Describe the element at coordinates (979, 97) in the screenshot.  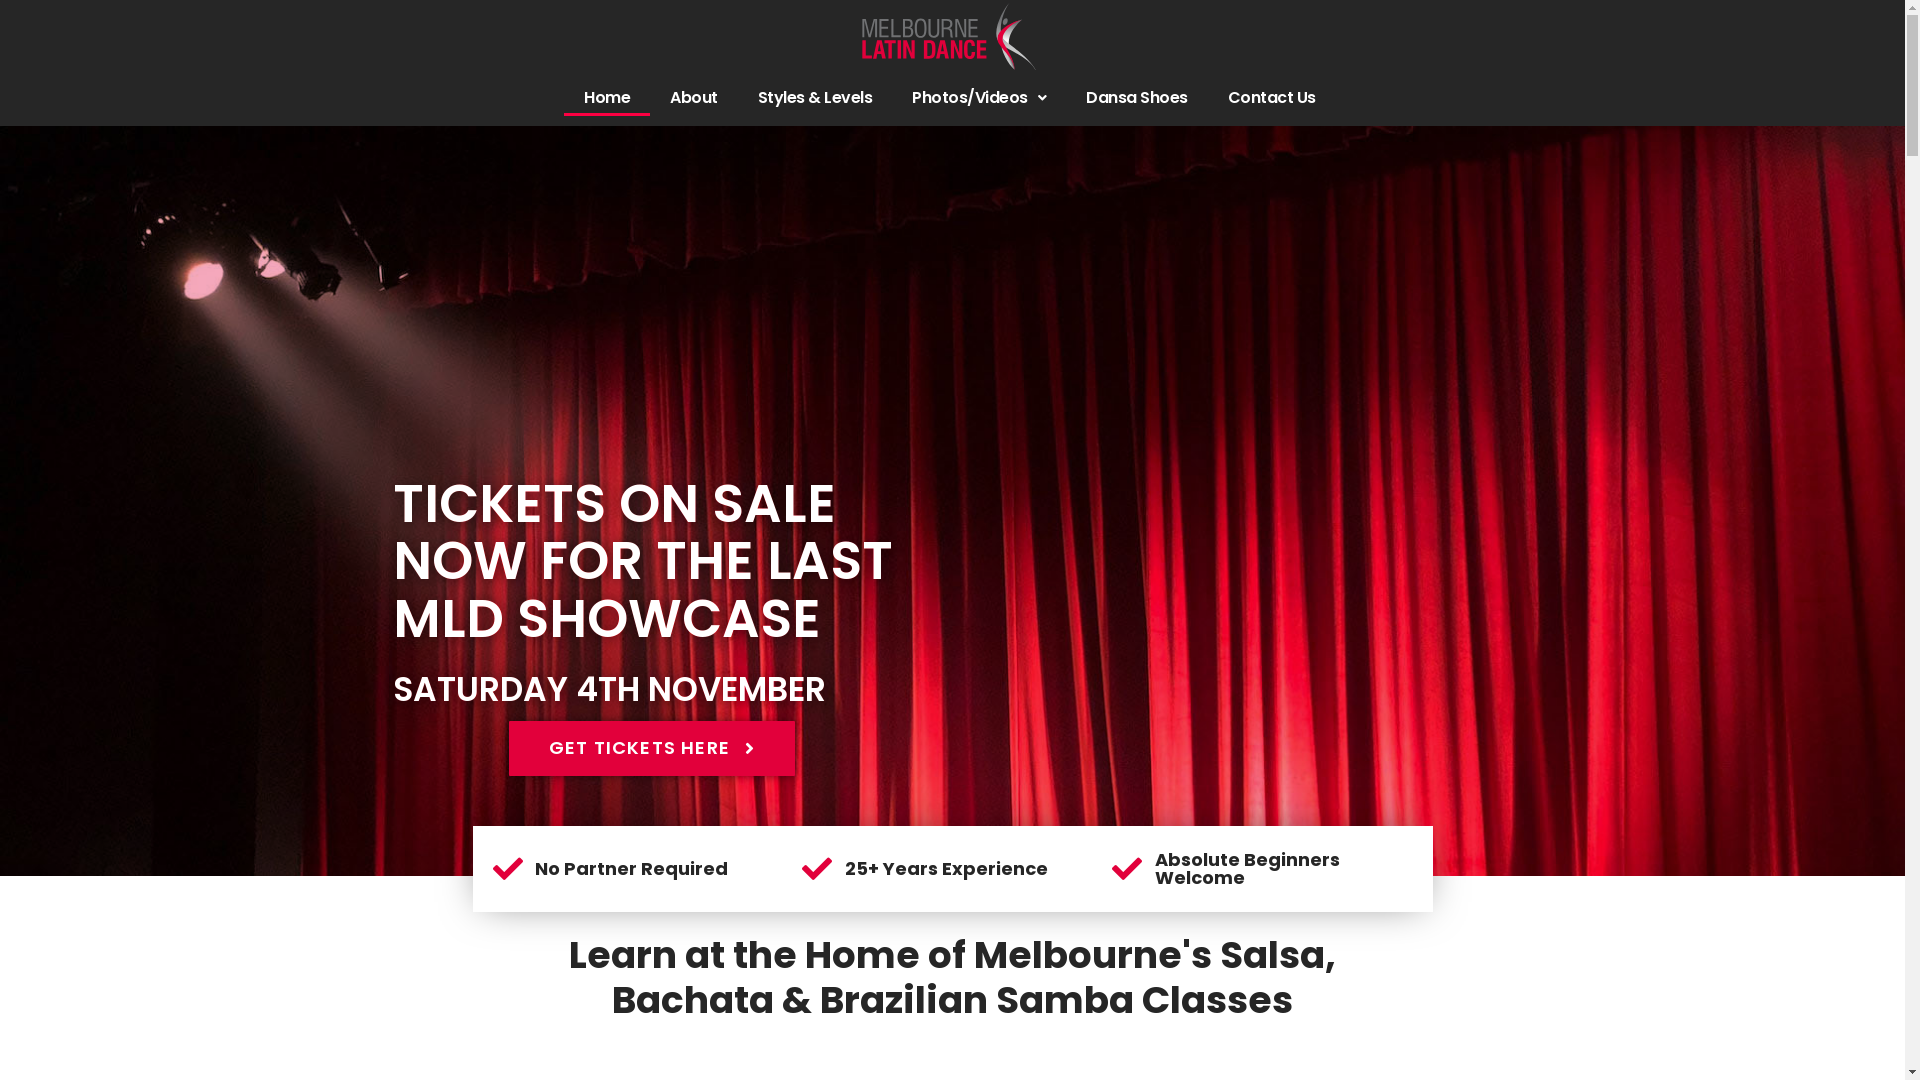
I see `'Photos/Videos'` at that location.